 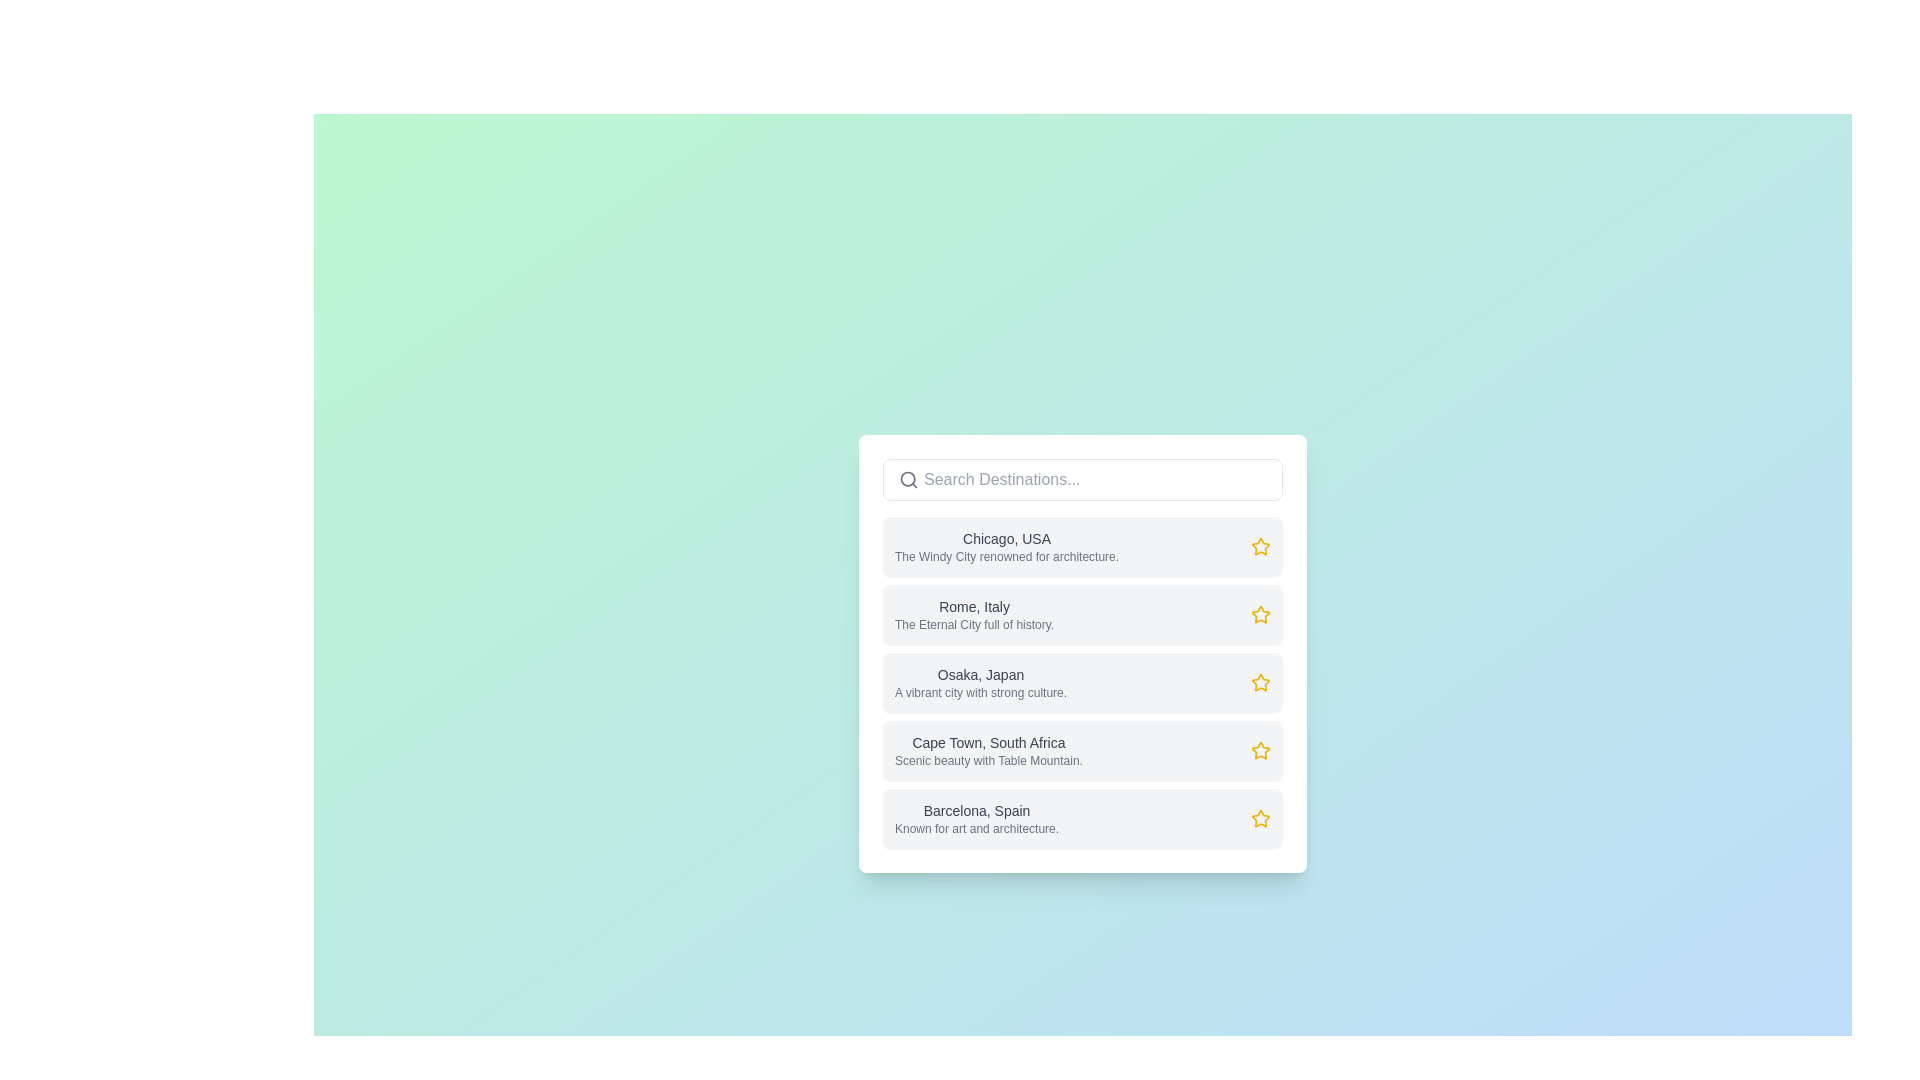 What do you see at coordinates (974, 613) in the screenshot?
I see `text block that represents the destination 'Rome, Italy', which is positioned below 'Chicago, USA' and above 'Osaka, Japan'` at bounding box center [974, 613].